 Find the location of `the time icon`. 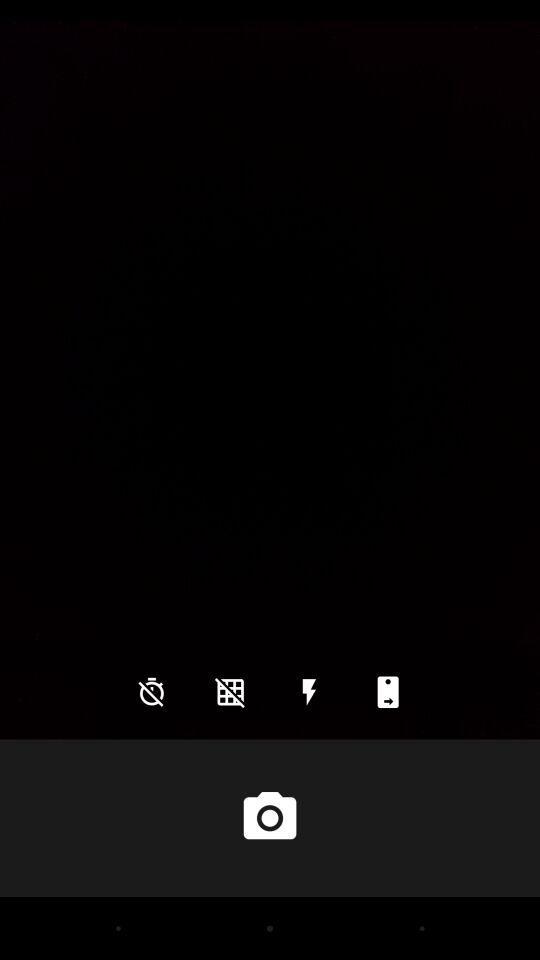

the time icon is located at coordinates (150, 692).